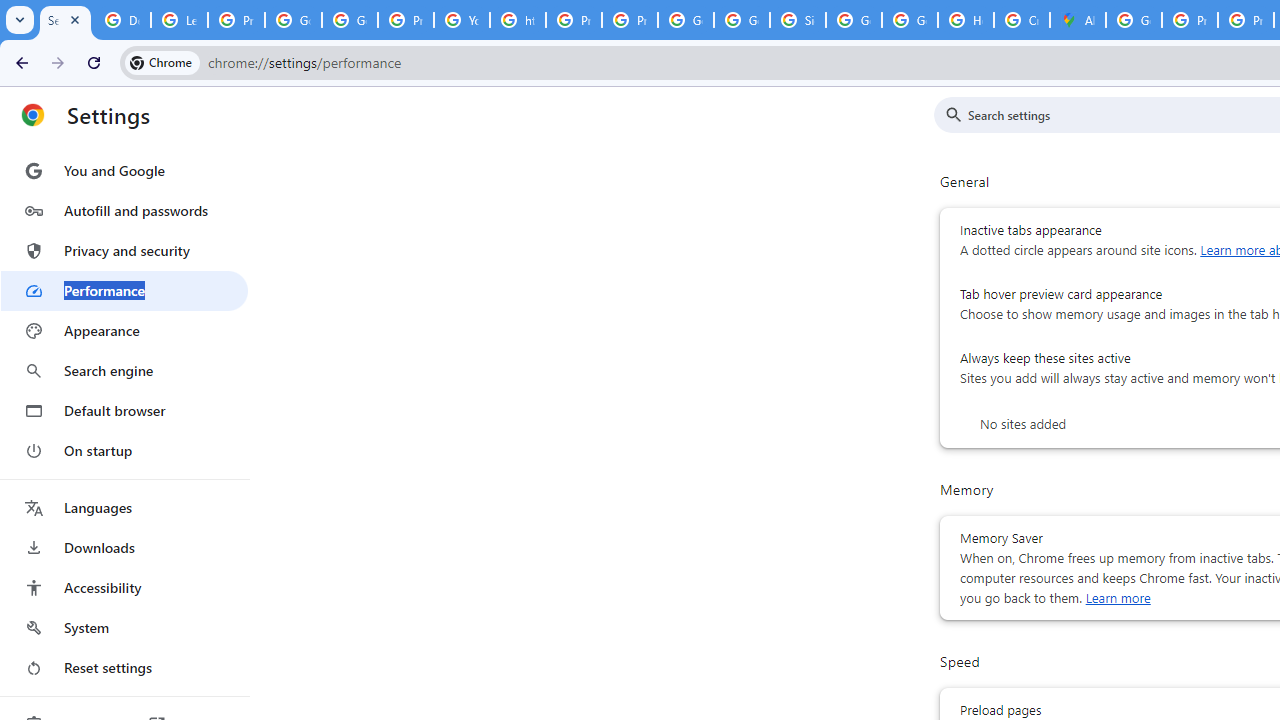 The width and height of the screenshot is (1280, 720). What do you see at coordinates (797, 20) in the screenshot?
I see `'Sign in - Google Accounts'` at bounding box center [797, 20].